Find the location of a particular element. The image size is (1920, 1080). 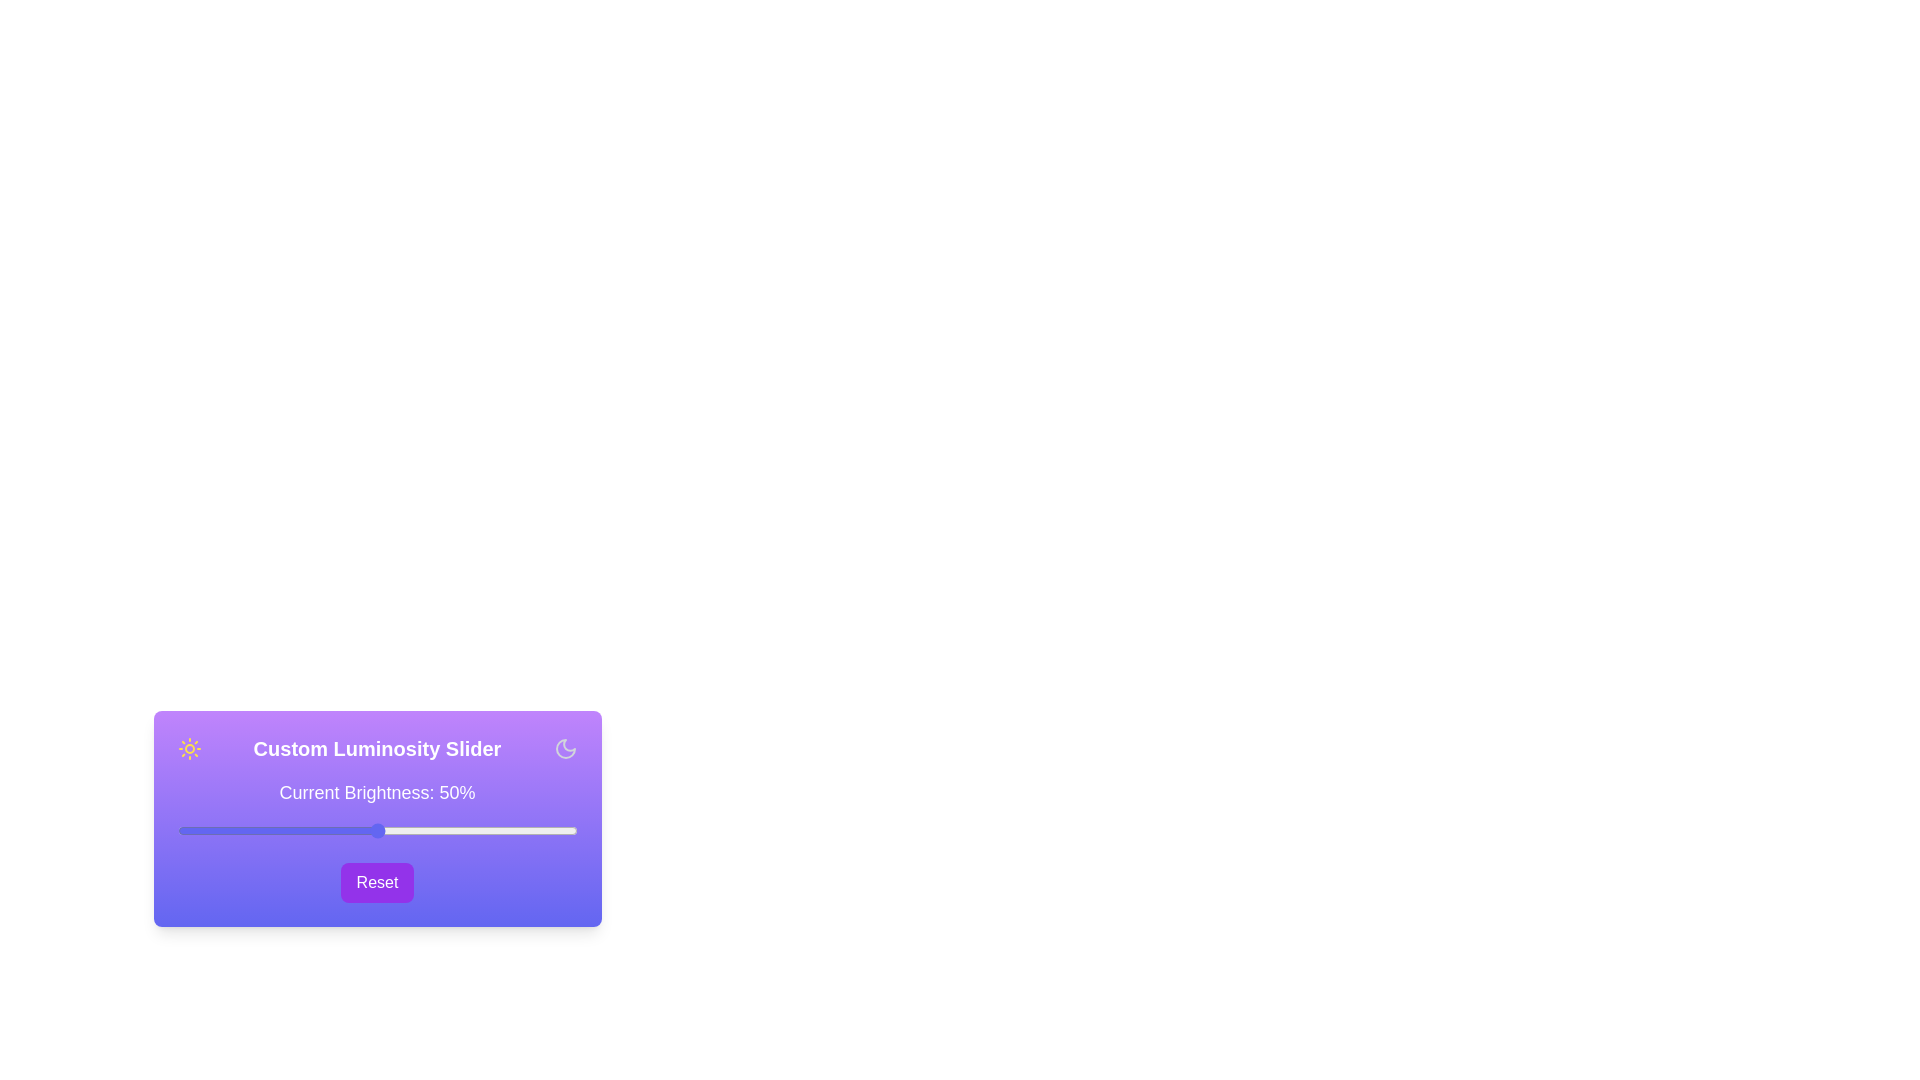

brightness is located at coordinates (564, 830).